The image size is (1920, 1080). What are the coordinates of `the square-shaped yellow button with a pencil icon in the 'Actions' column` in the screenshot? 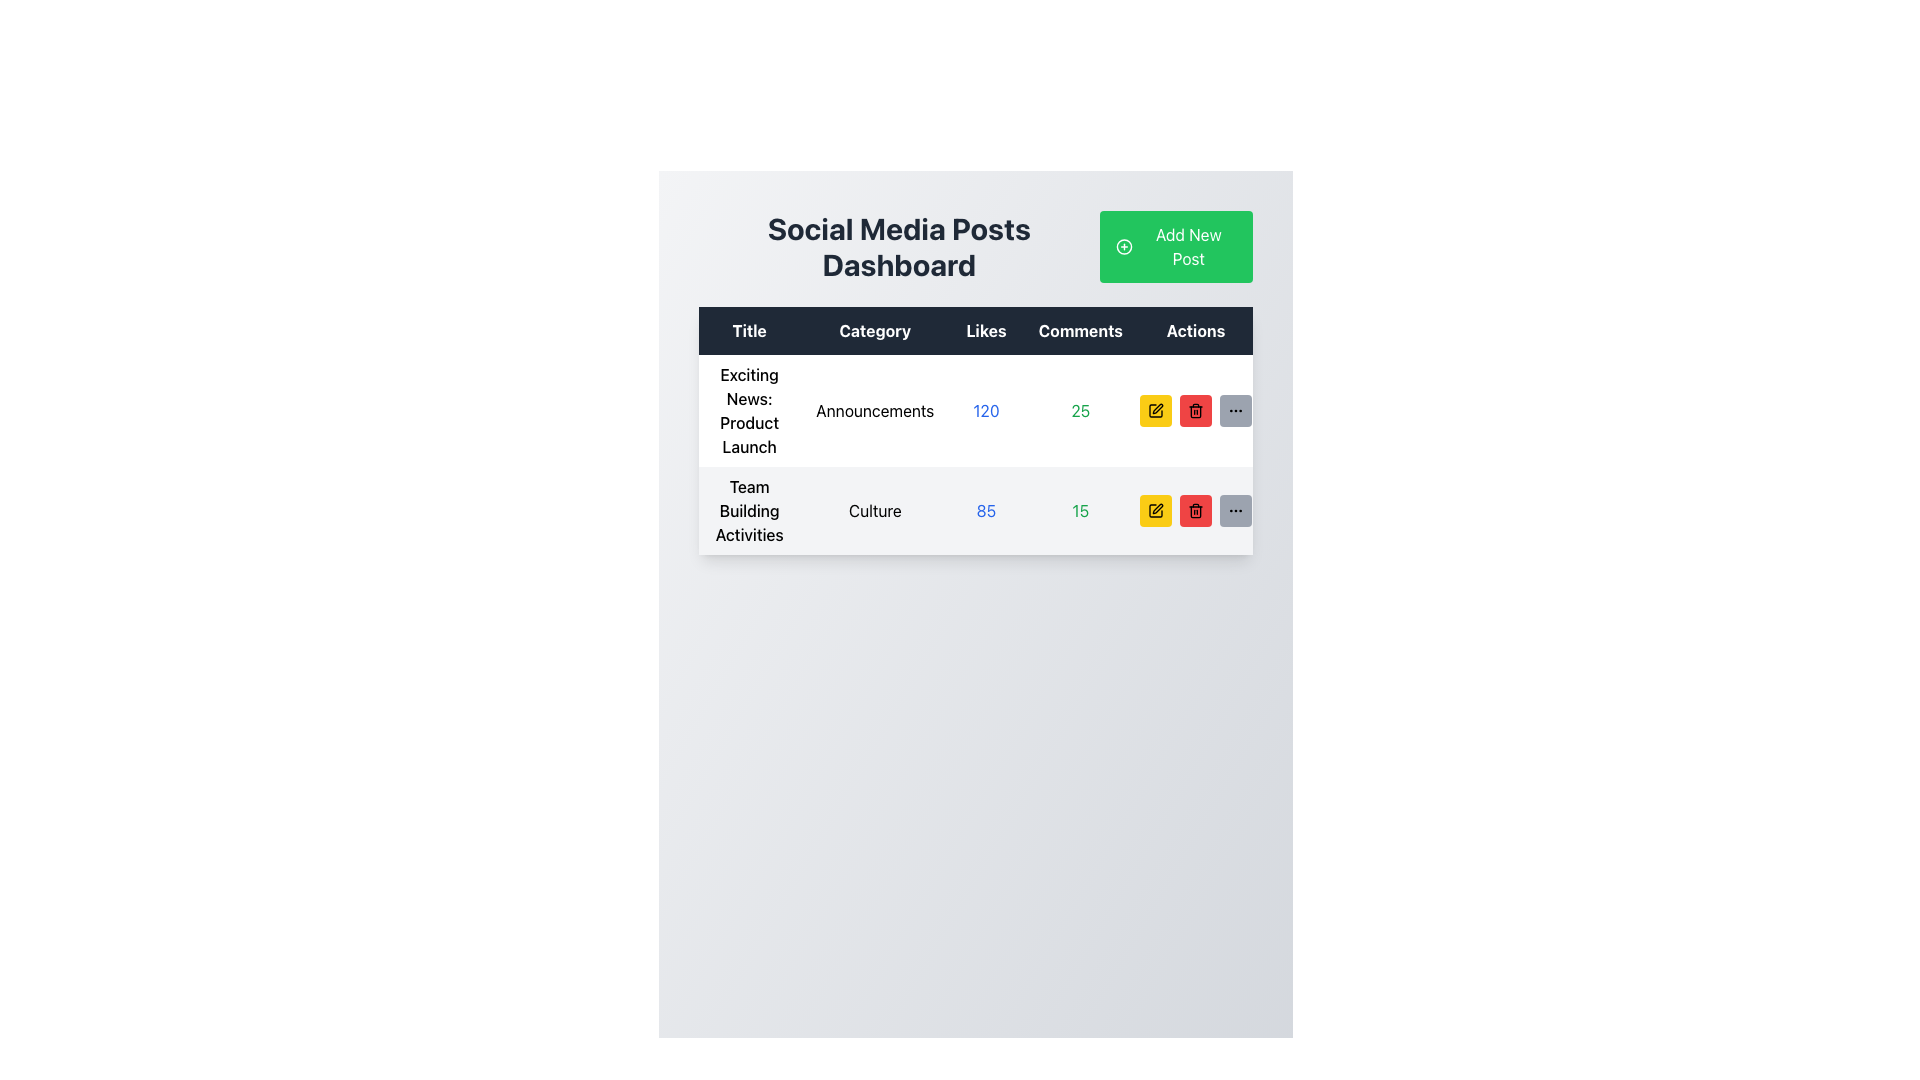 It's located at (1156, 410).